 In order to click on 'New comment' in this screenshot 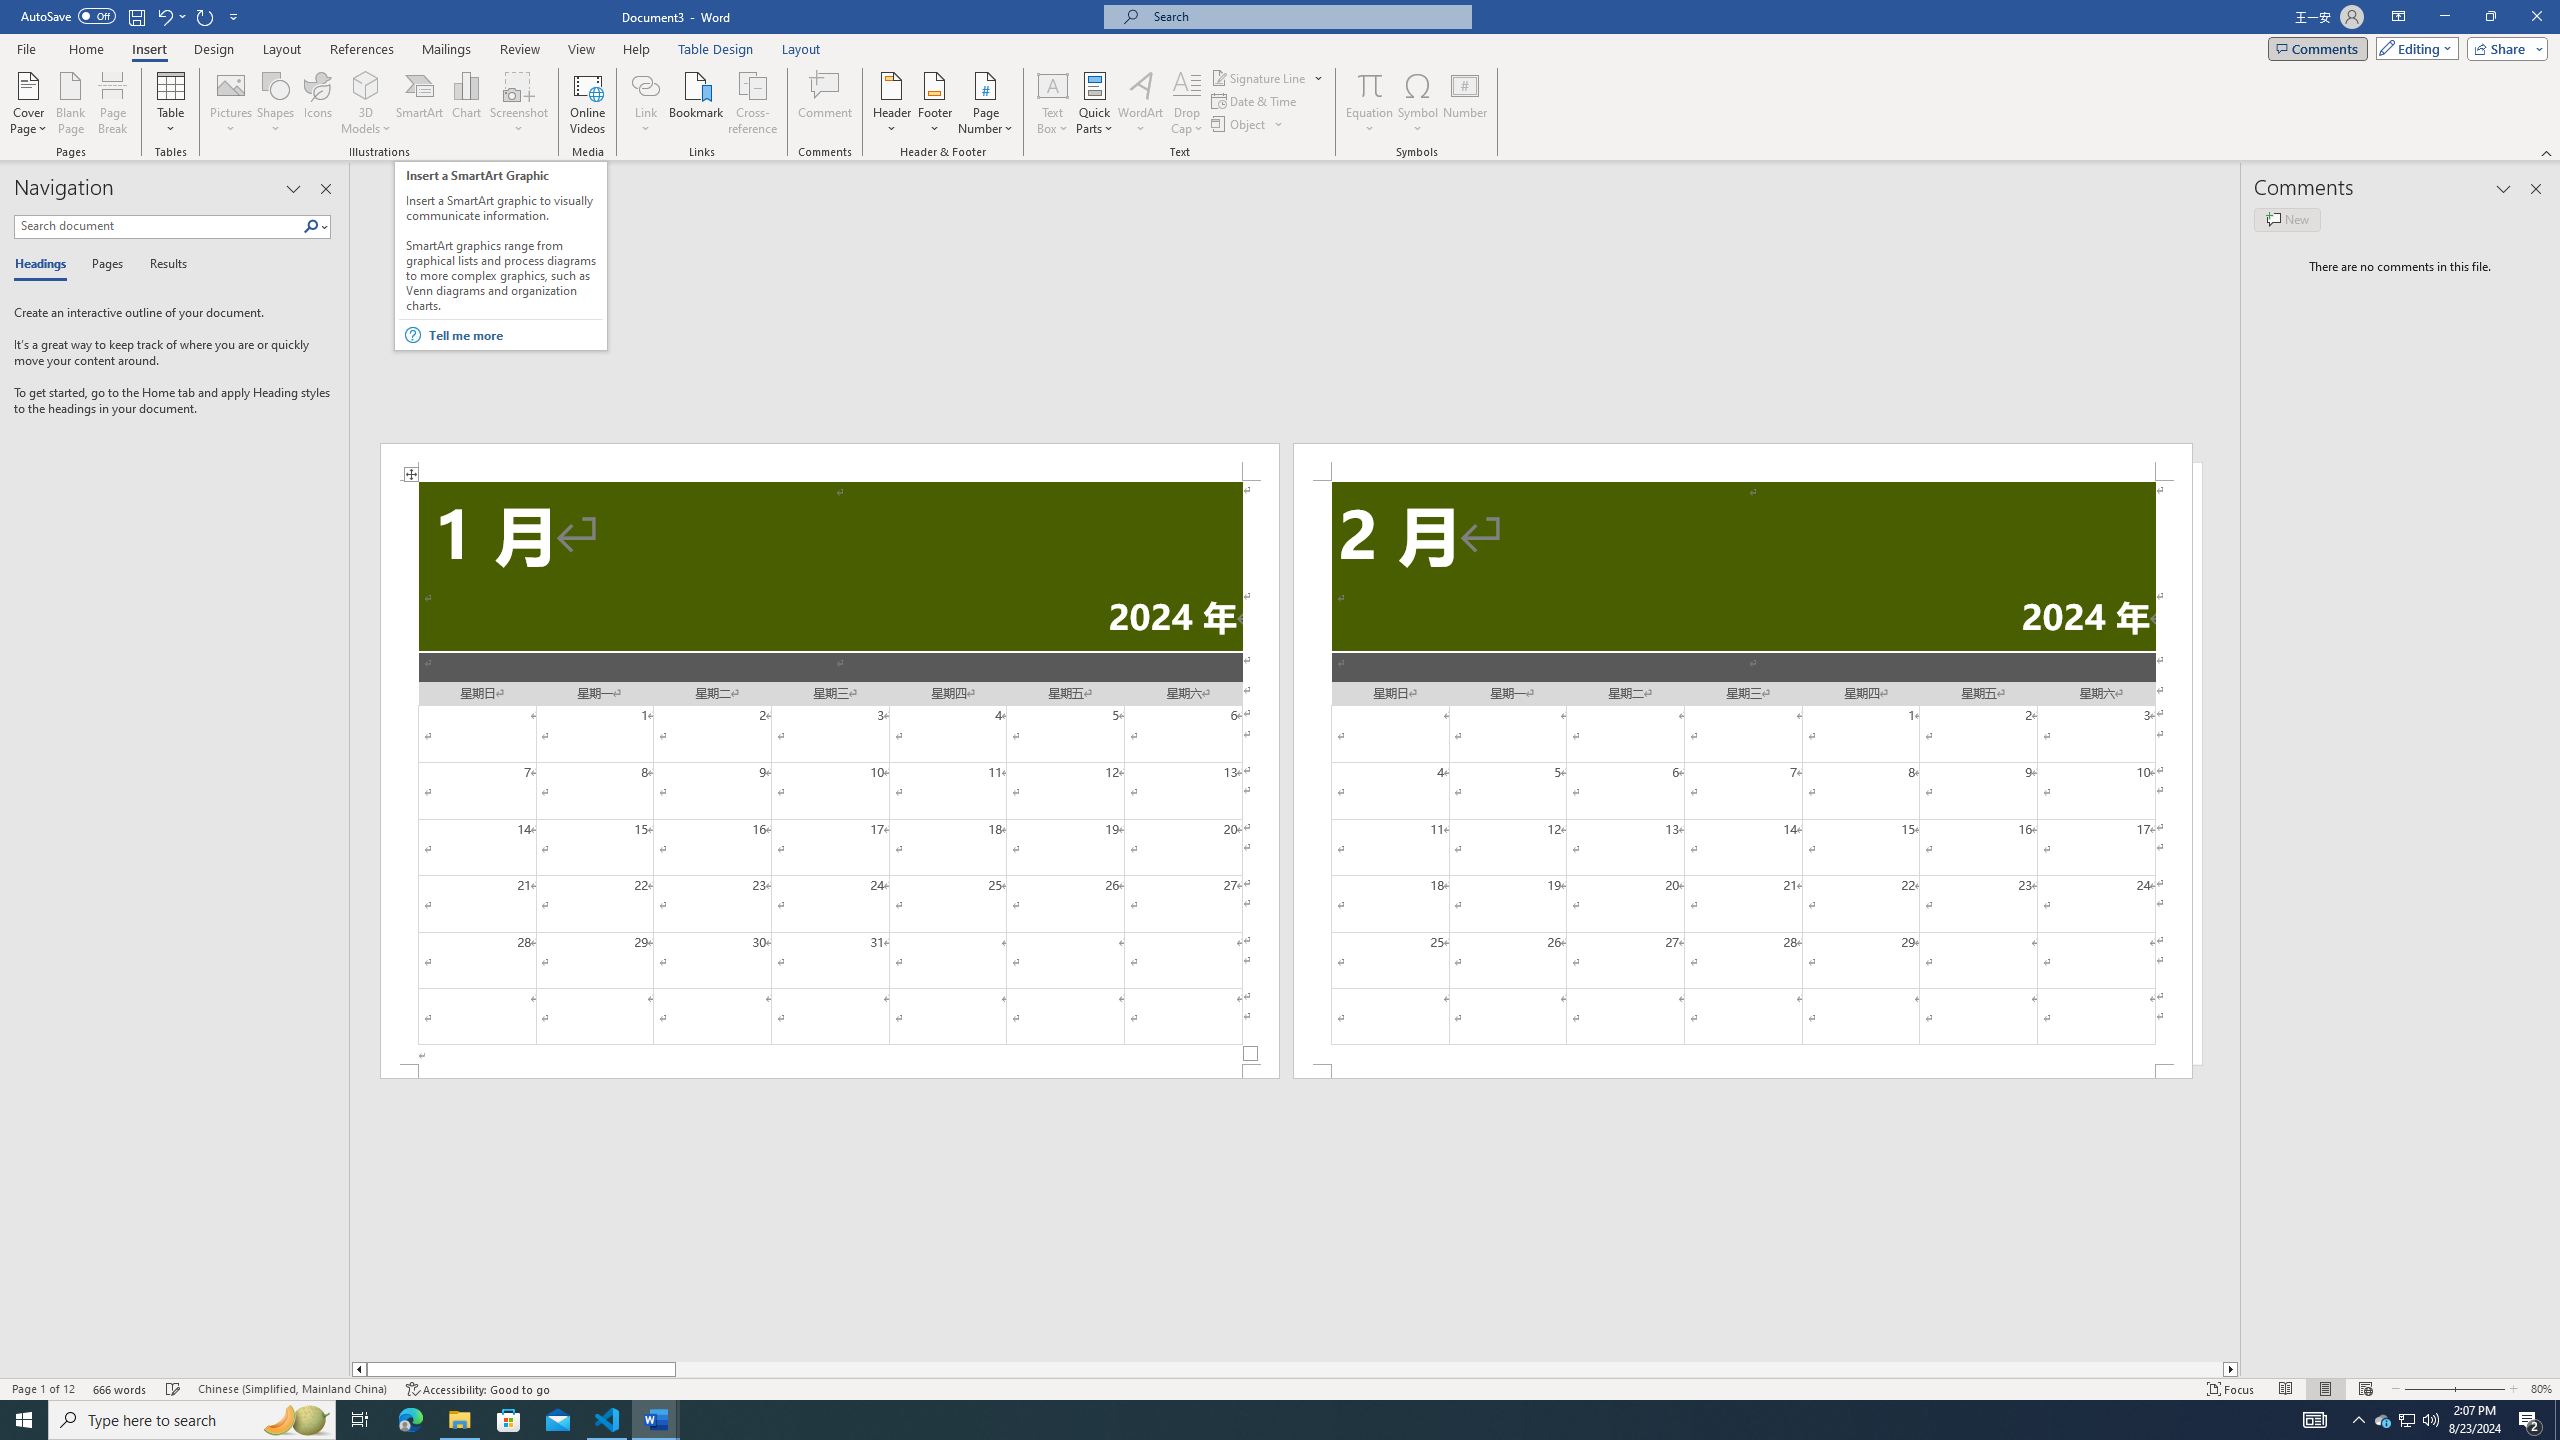, I will do `click(2286, 218)`.